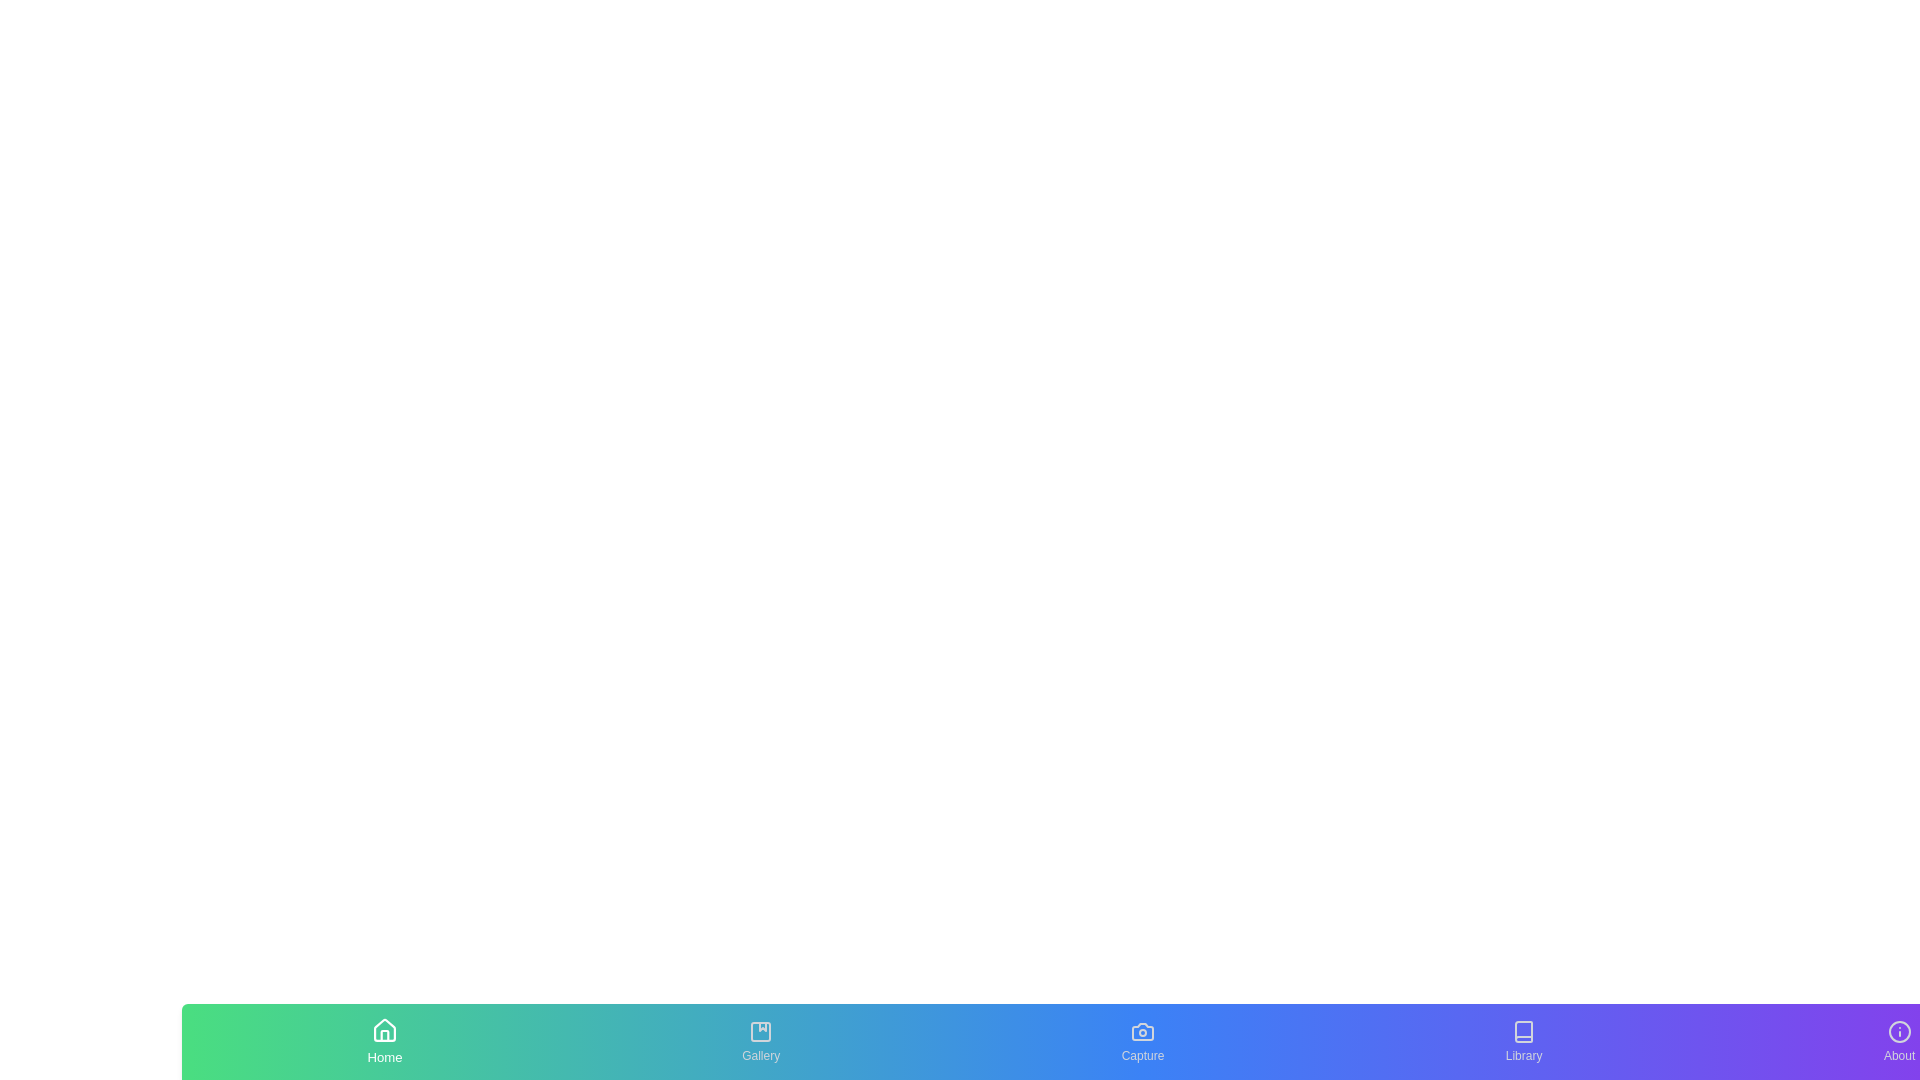 The width and height of the screenshot is (1920, 1080). Describe the element at coordinates (1142, 1040) in the screenshot. I see `the Capture tab` at that location.